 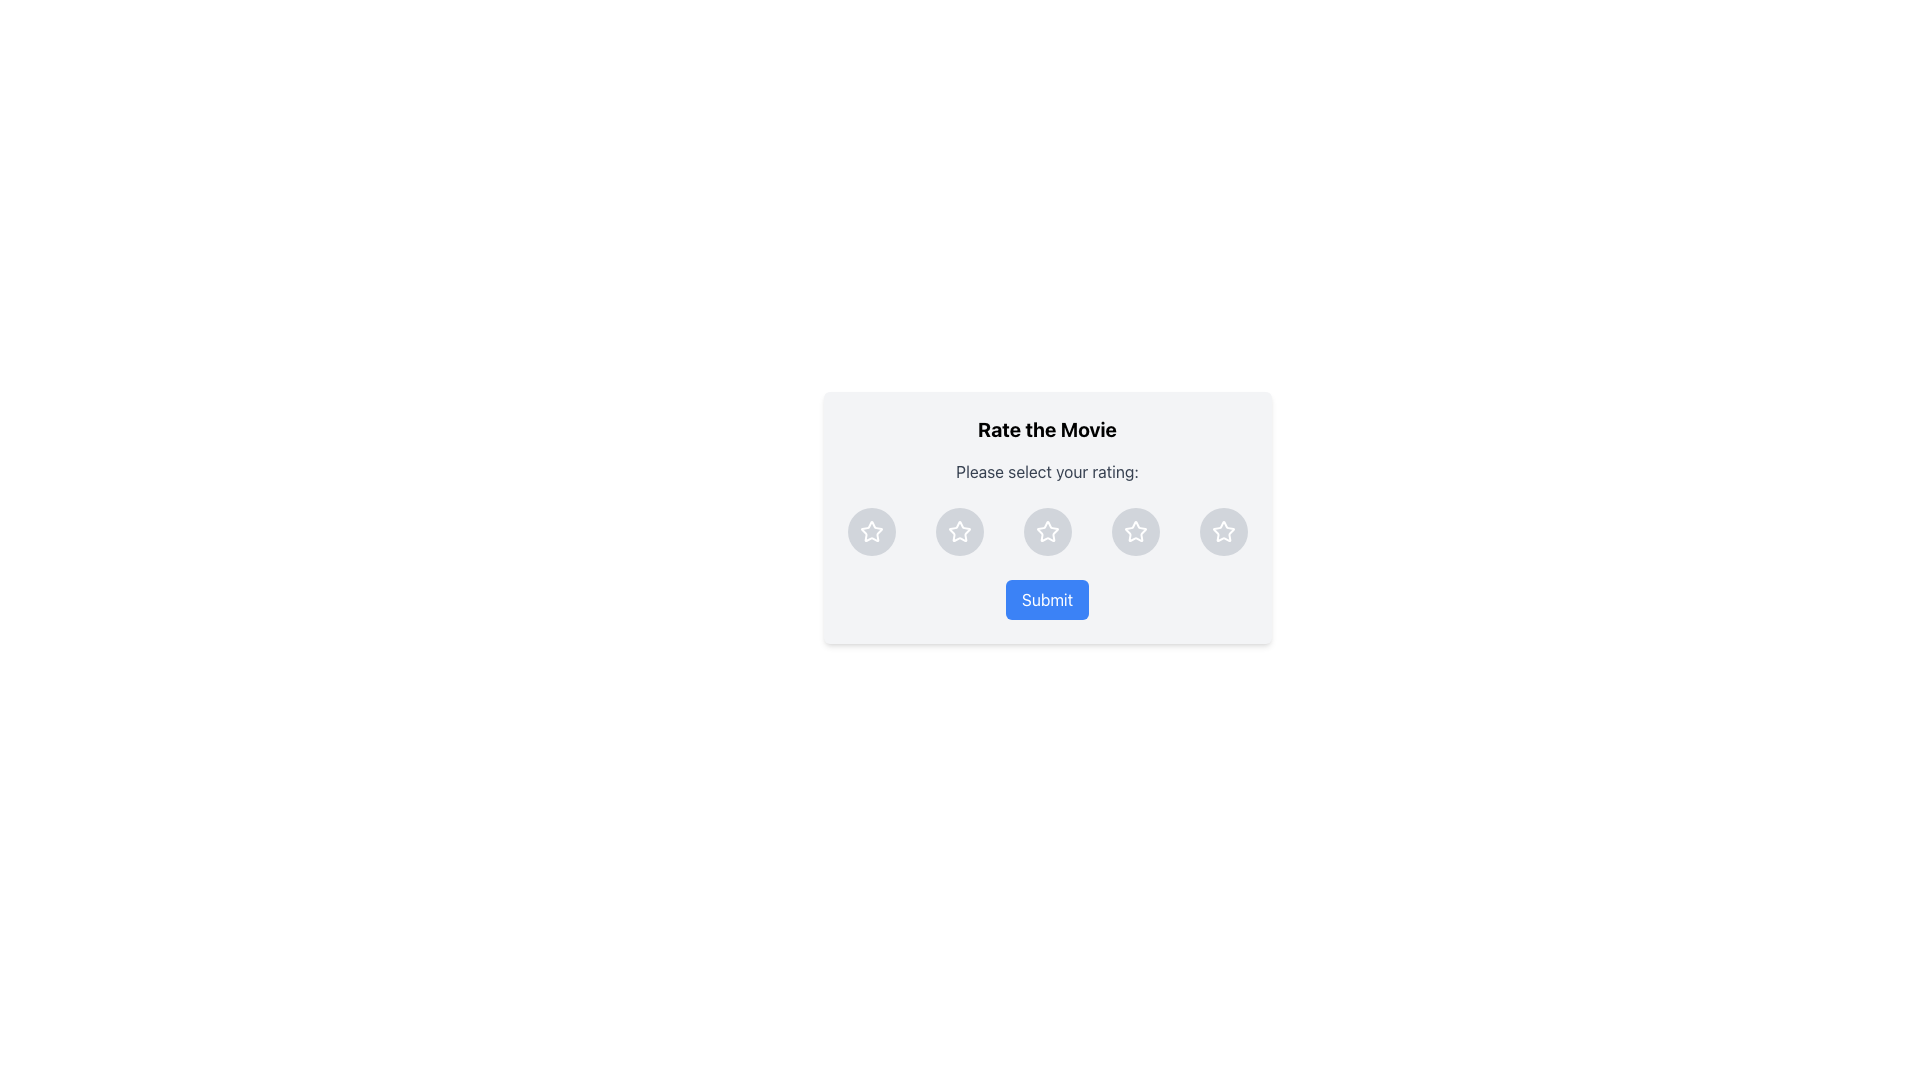 I want to click on the fifth star icon, which is a circular interactive button with a light-gray background and a white star in the center, to rate it 5, so click(x=1222, y=531).